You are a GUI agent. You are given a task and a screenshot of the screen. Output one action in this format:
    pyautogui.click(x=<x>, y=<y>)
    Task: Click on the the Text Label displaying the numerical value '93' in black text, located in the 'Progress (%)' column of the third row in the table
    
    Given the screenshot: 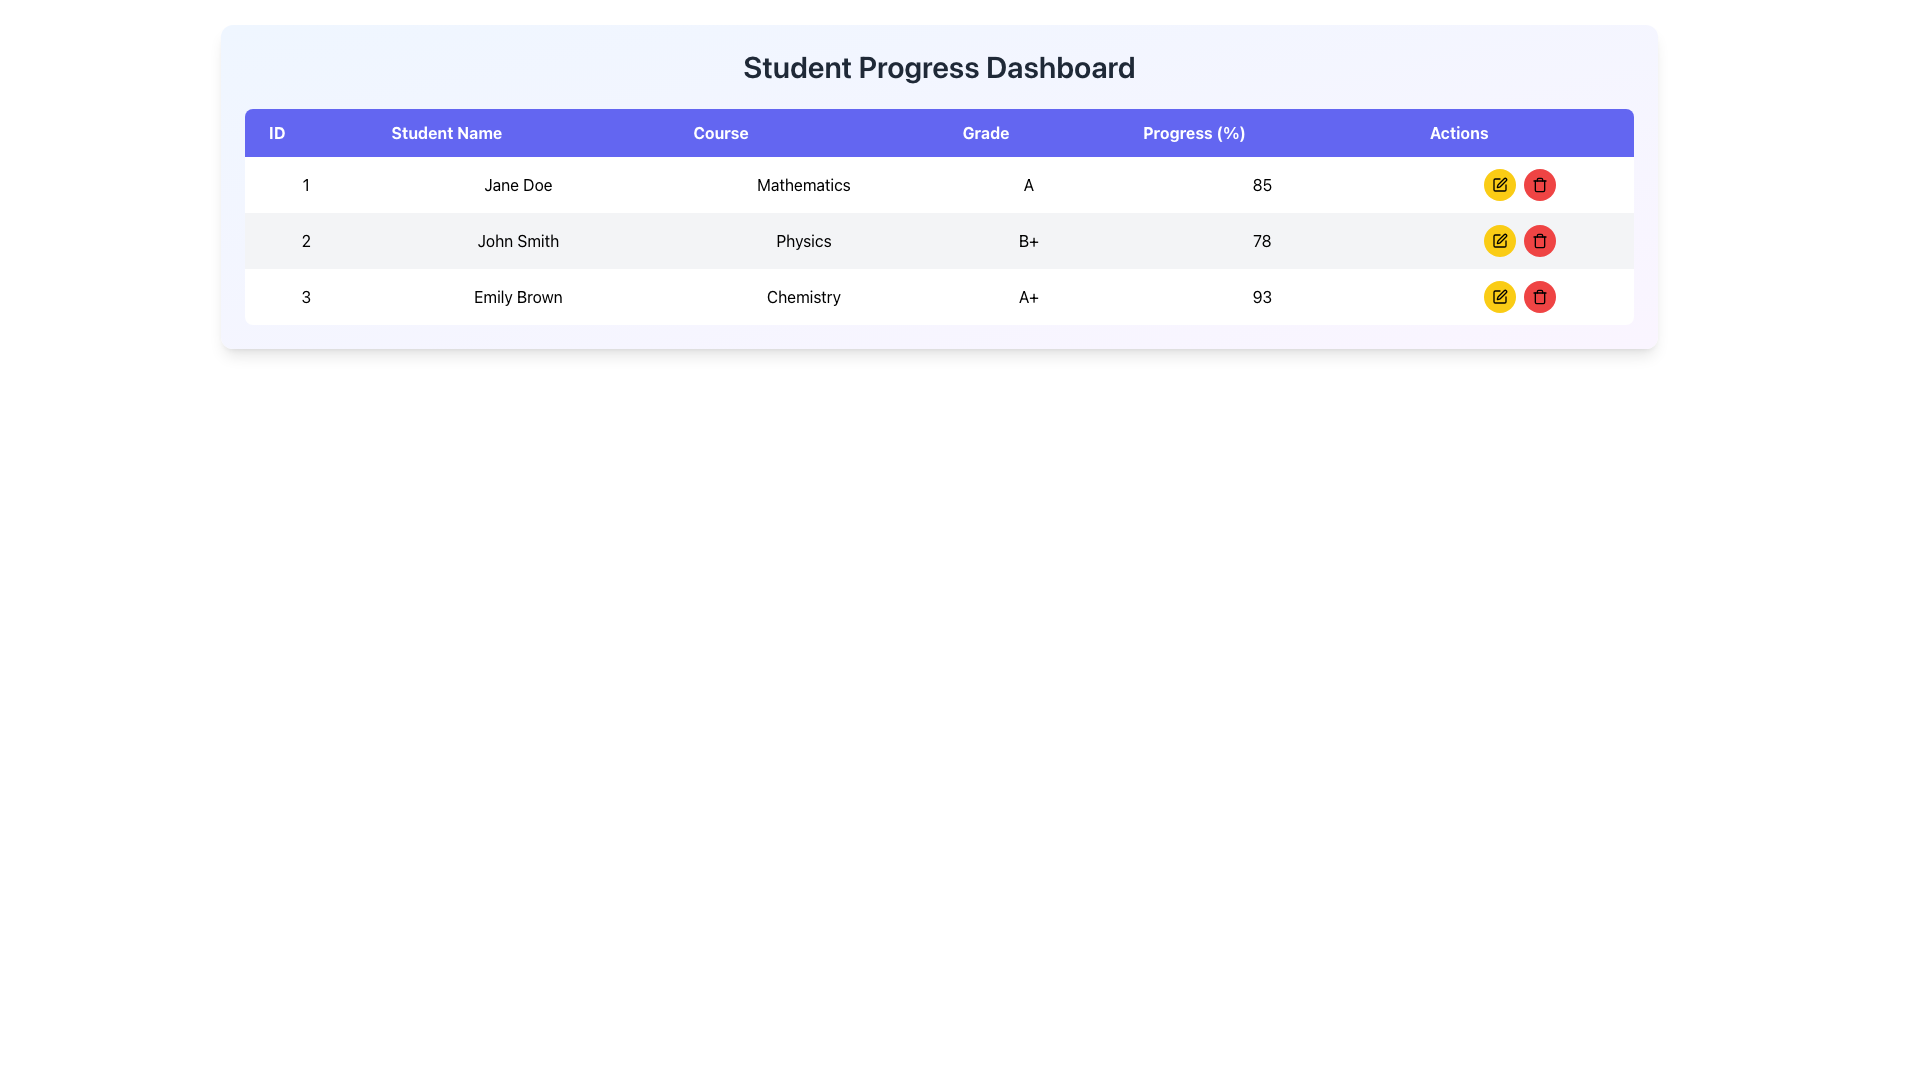 What is the action you would take?
    pyautogui.click(x=1261, y=297)
    